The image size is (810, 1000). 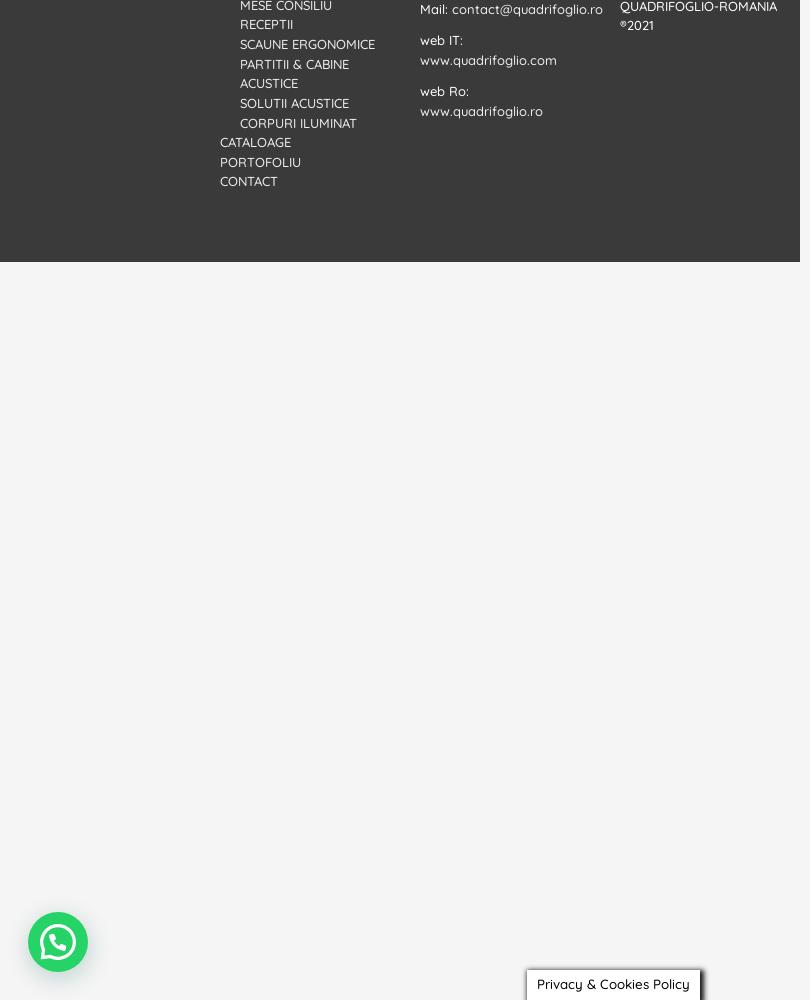 What do you see at coordinates (444, 90) in the screenshot?
I see `'web Ro:'` at bounding box center [444, 90].